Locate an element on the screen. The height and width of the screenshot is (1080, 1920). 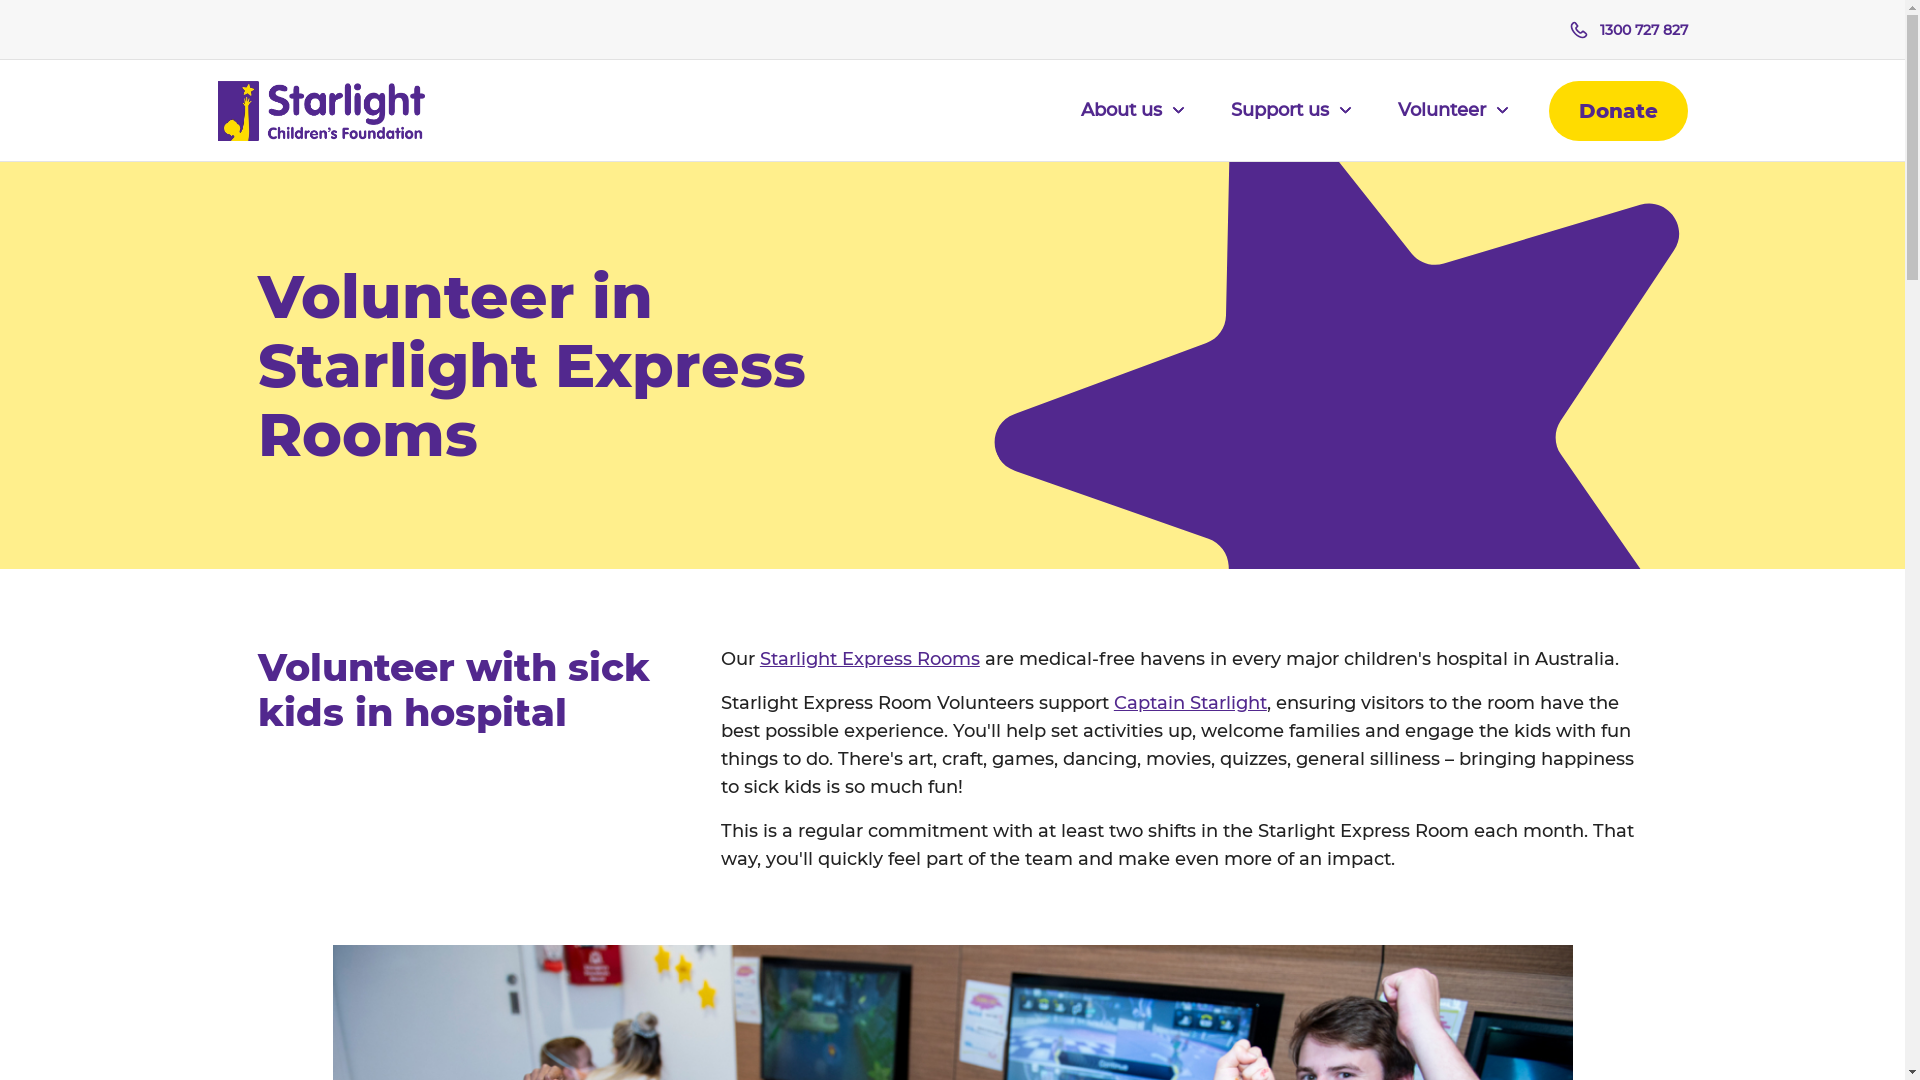
'1300 727 827' is located at coordinates (1568, 30).